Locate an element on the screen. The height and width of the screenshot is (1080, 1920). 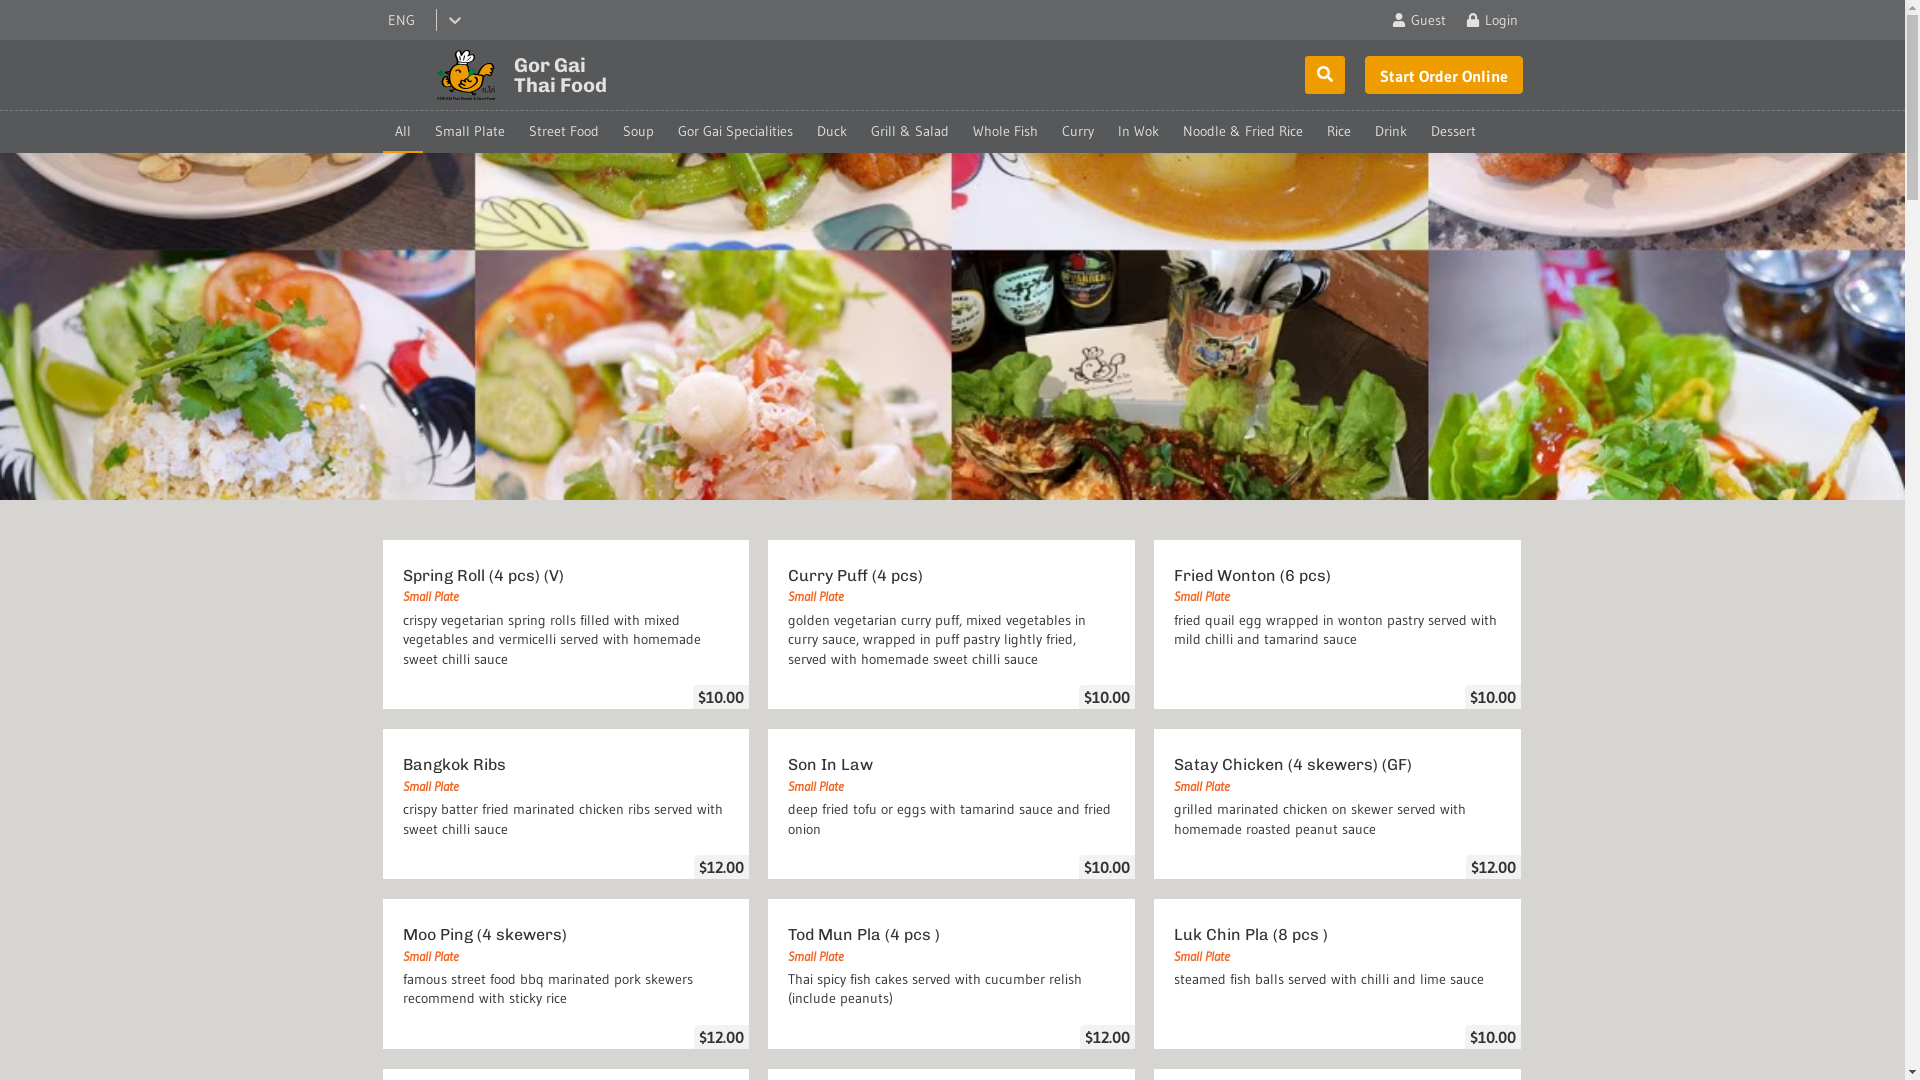
'Order Online' is located at coordinates (1443, 73).